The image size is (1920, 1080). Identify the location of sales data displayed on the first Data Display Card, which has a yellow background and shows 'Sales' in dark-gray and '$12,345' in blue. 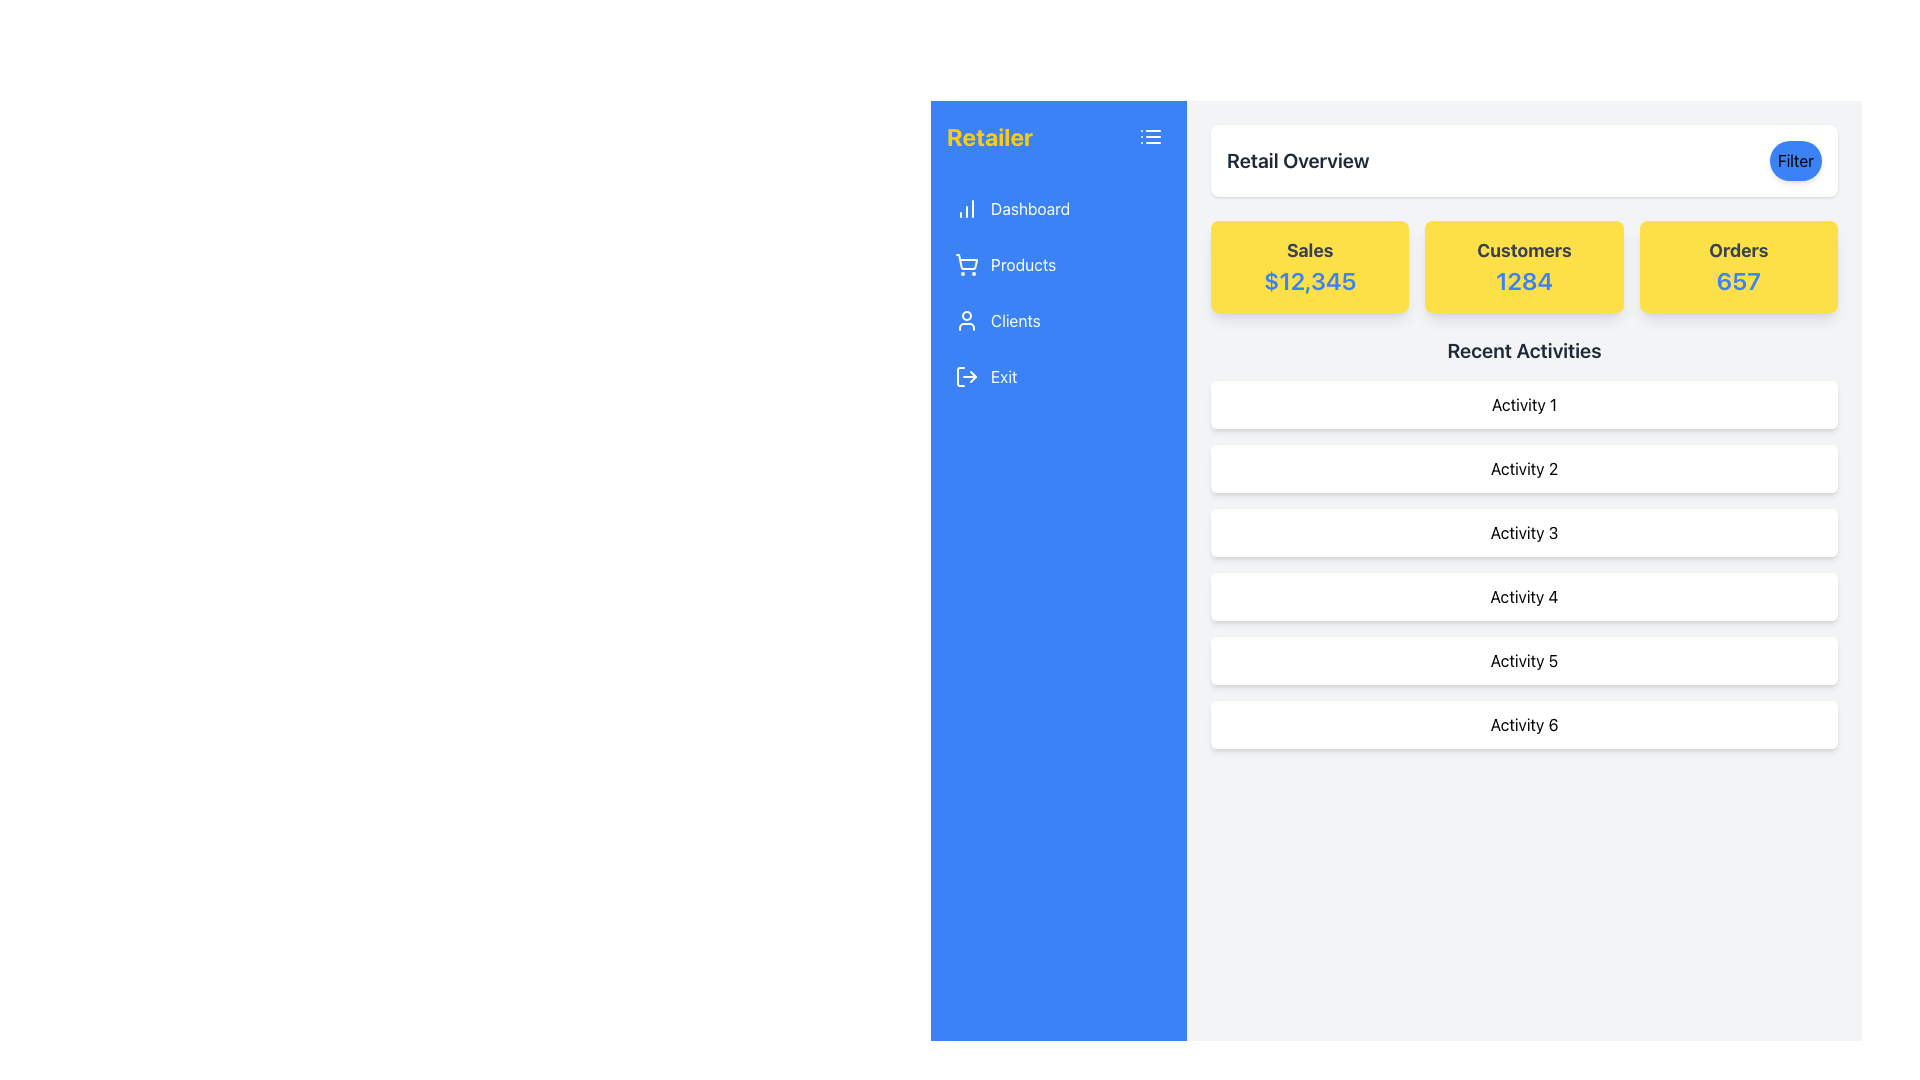
(1310, 265).